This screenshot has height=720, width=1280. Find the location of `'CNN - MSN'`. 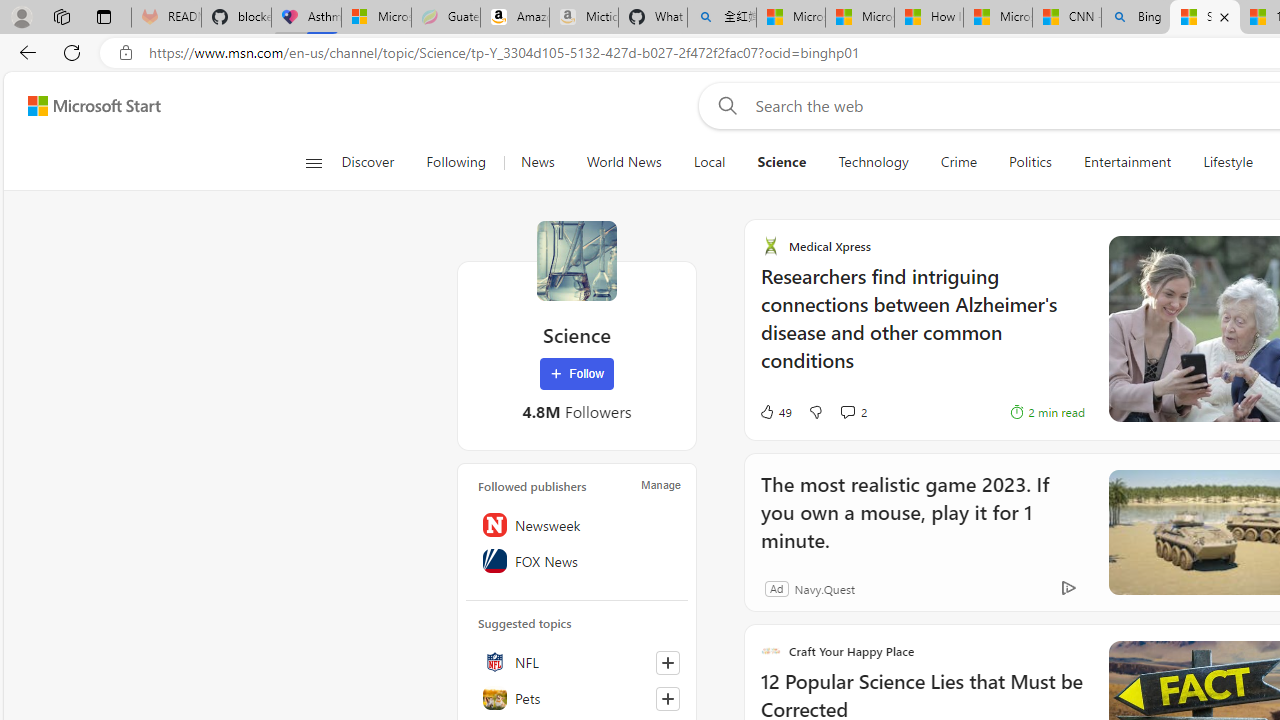

'CNN - MSN' is located at coordinates (1065, 17).